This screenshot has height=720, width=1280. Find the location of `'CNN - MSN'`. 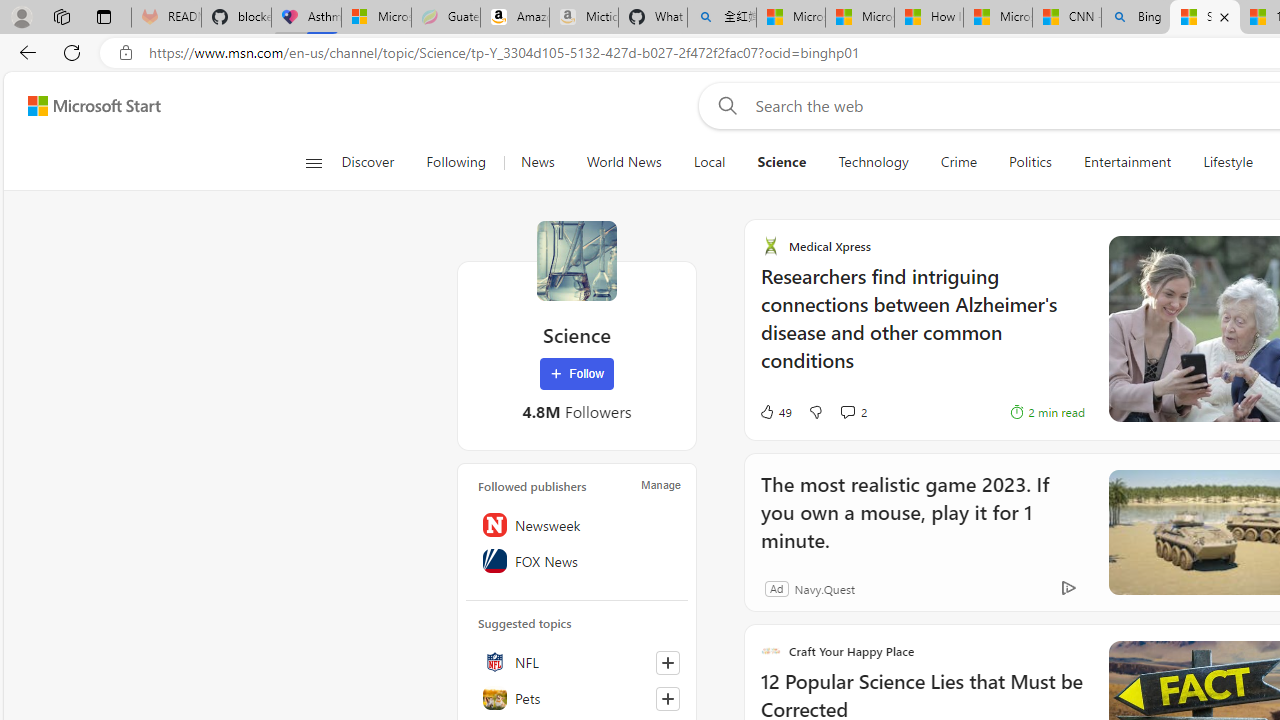

'CNN - MSN' is located at coordinates (1065, 17).